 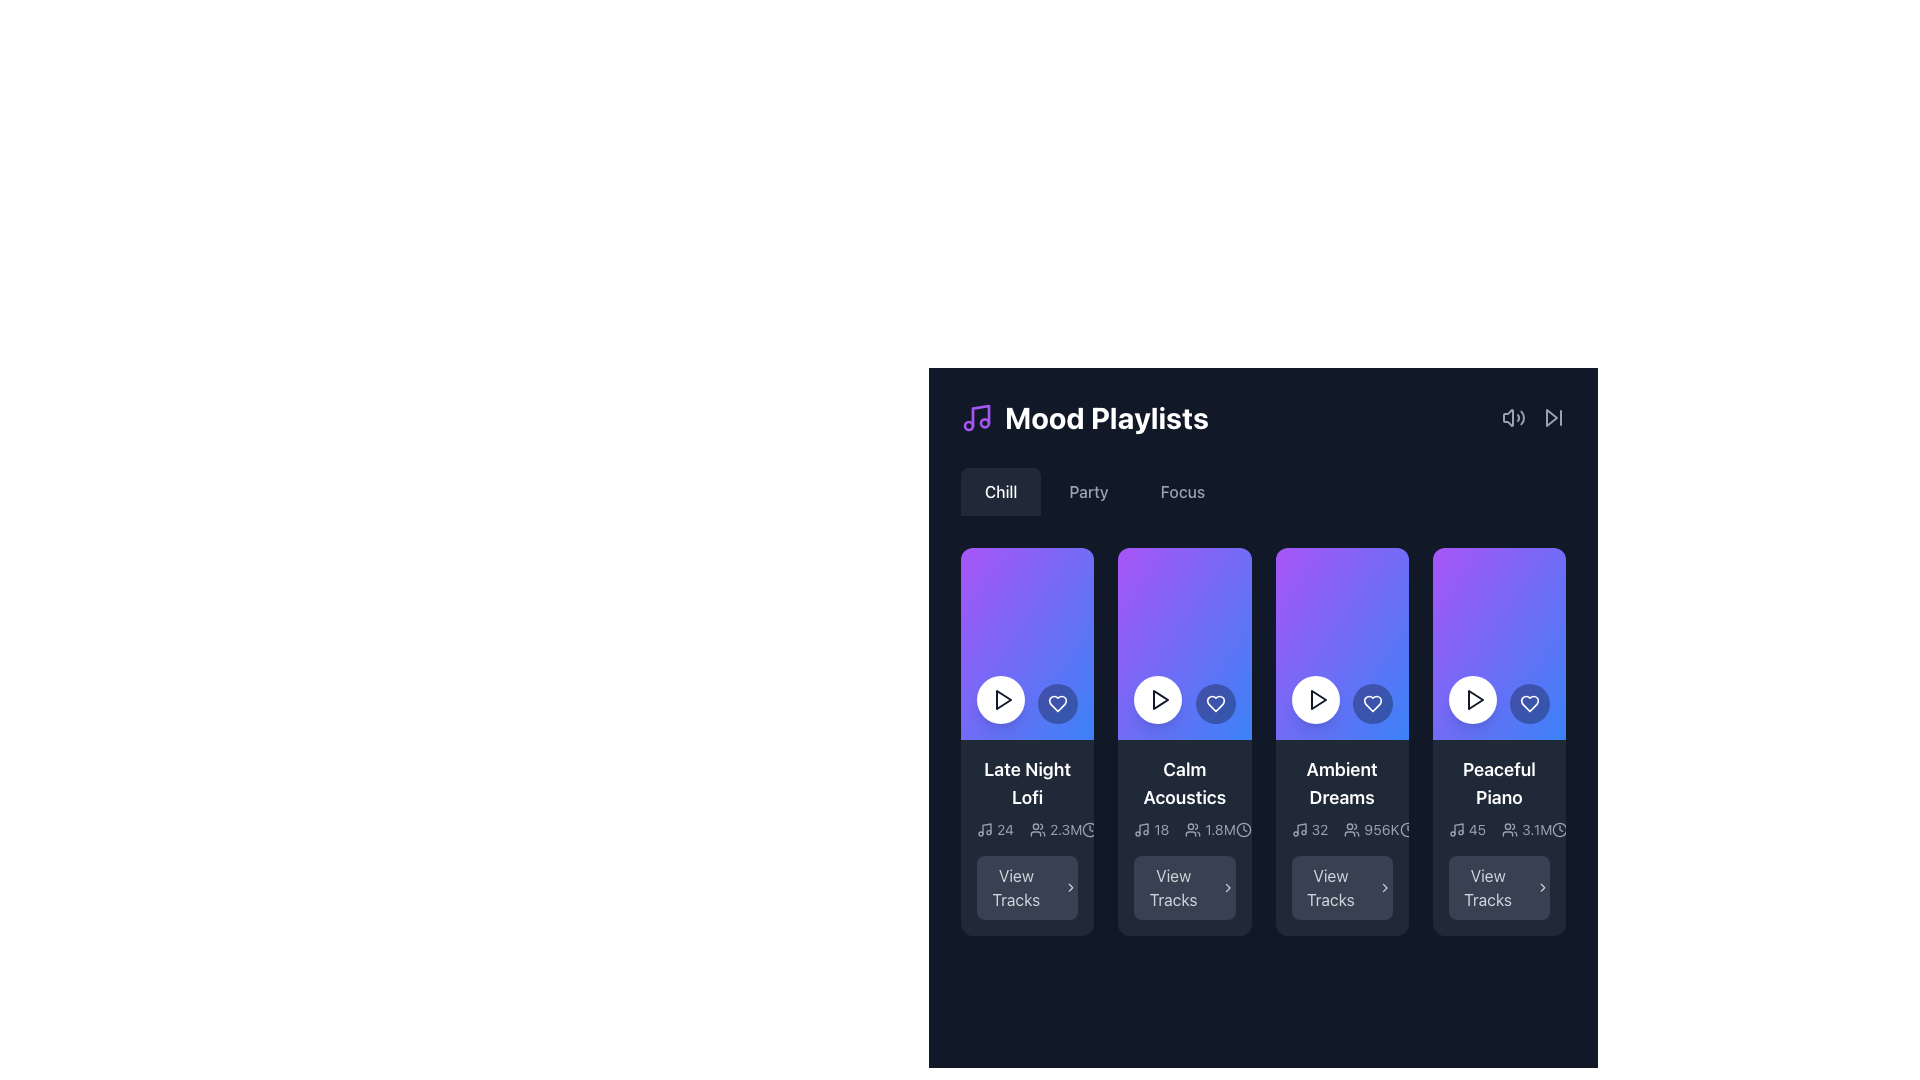 What do you see at coordinates (1342, 886) in the screenshot?
I see `the 'View Tracks' button located at the bottom of the 'Ambient Dreams' playlist card, which features a dark gray background, light gray text, and a right-pointing arrow icon` at bounding box center [1342, 886].